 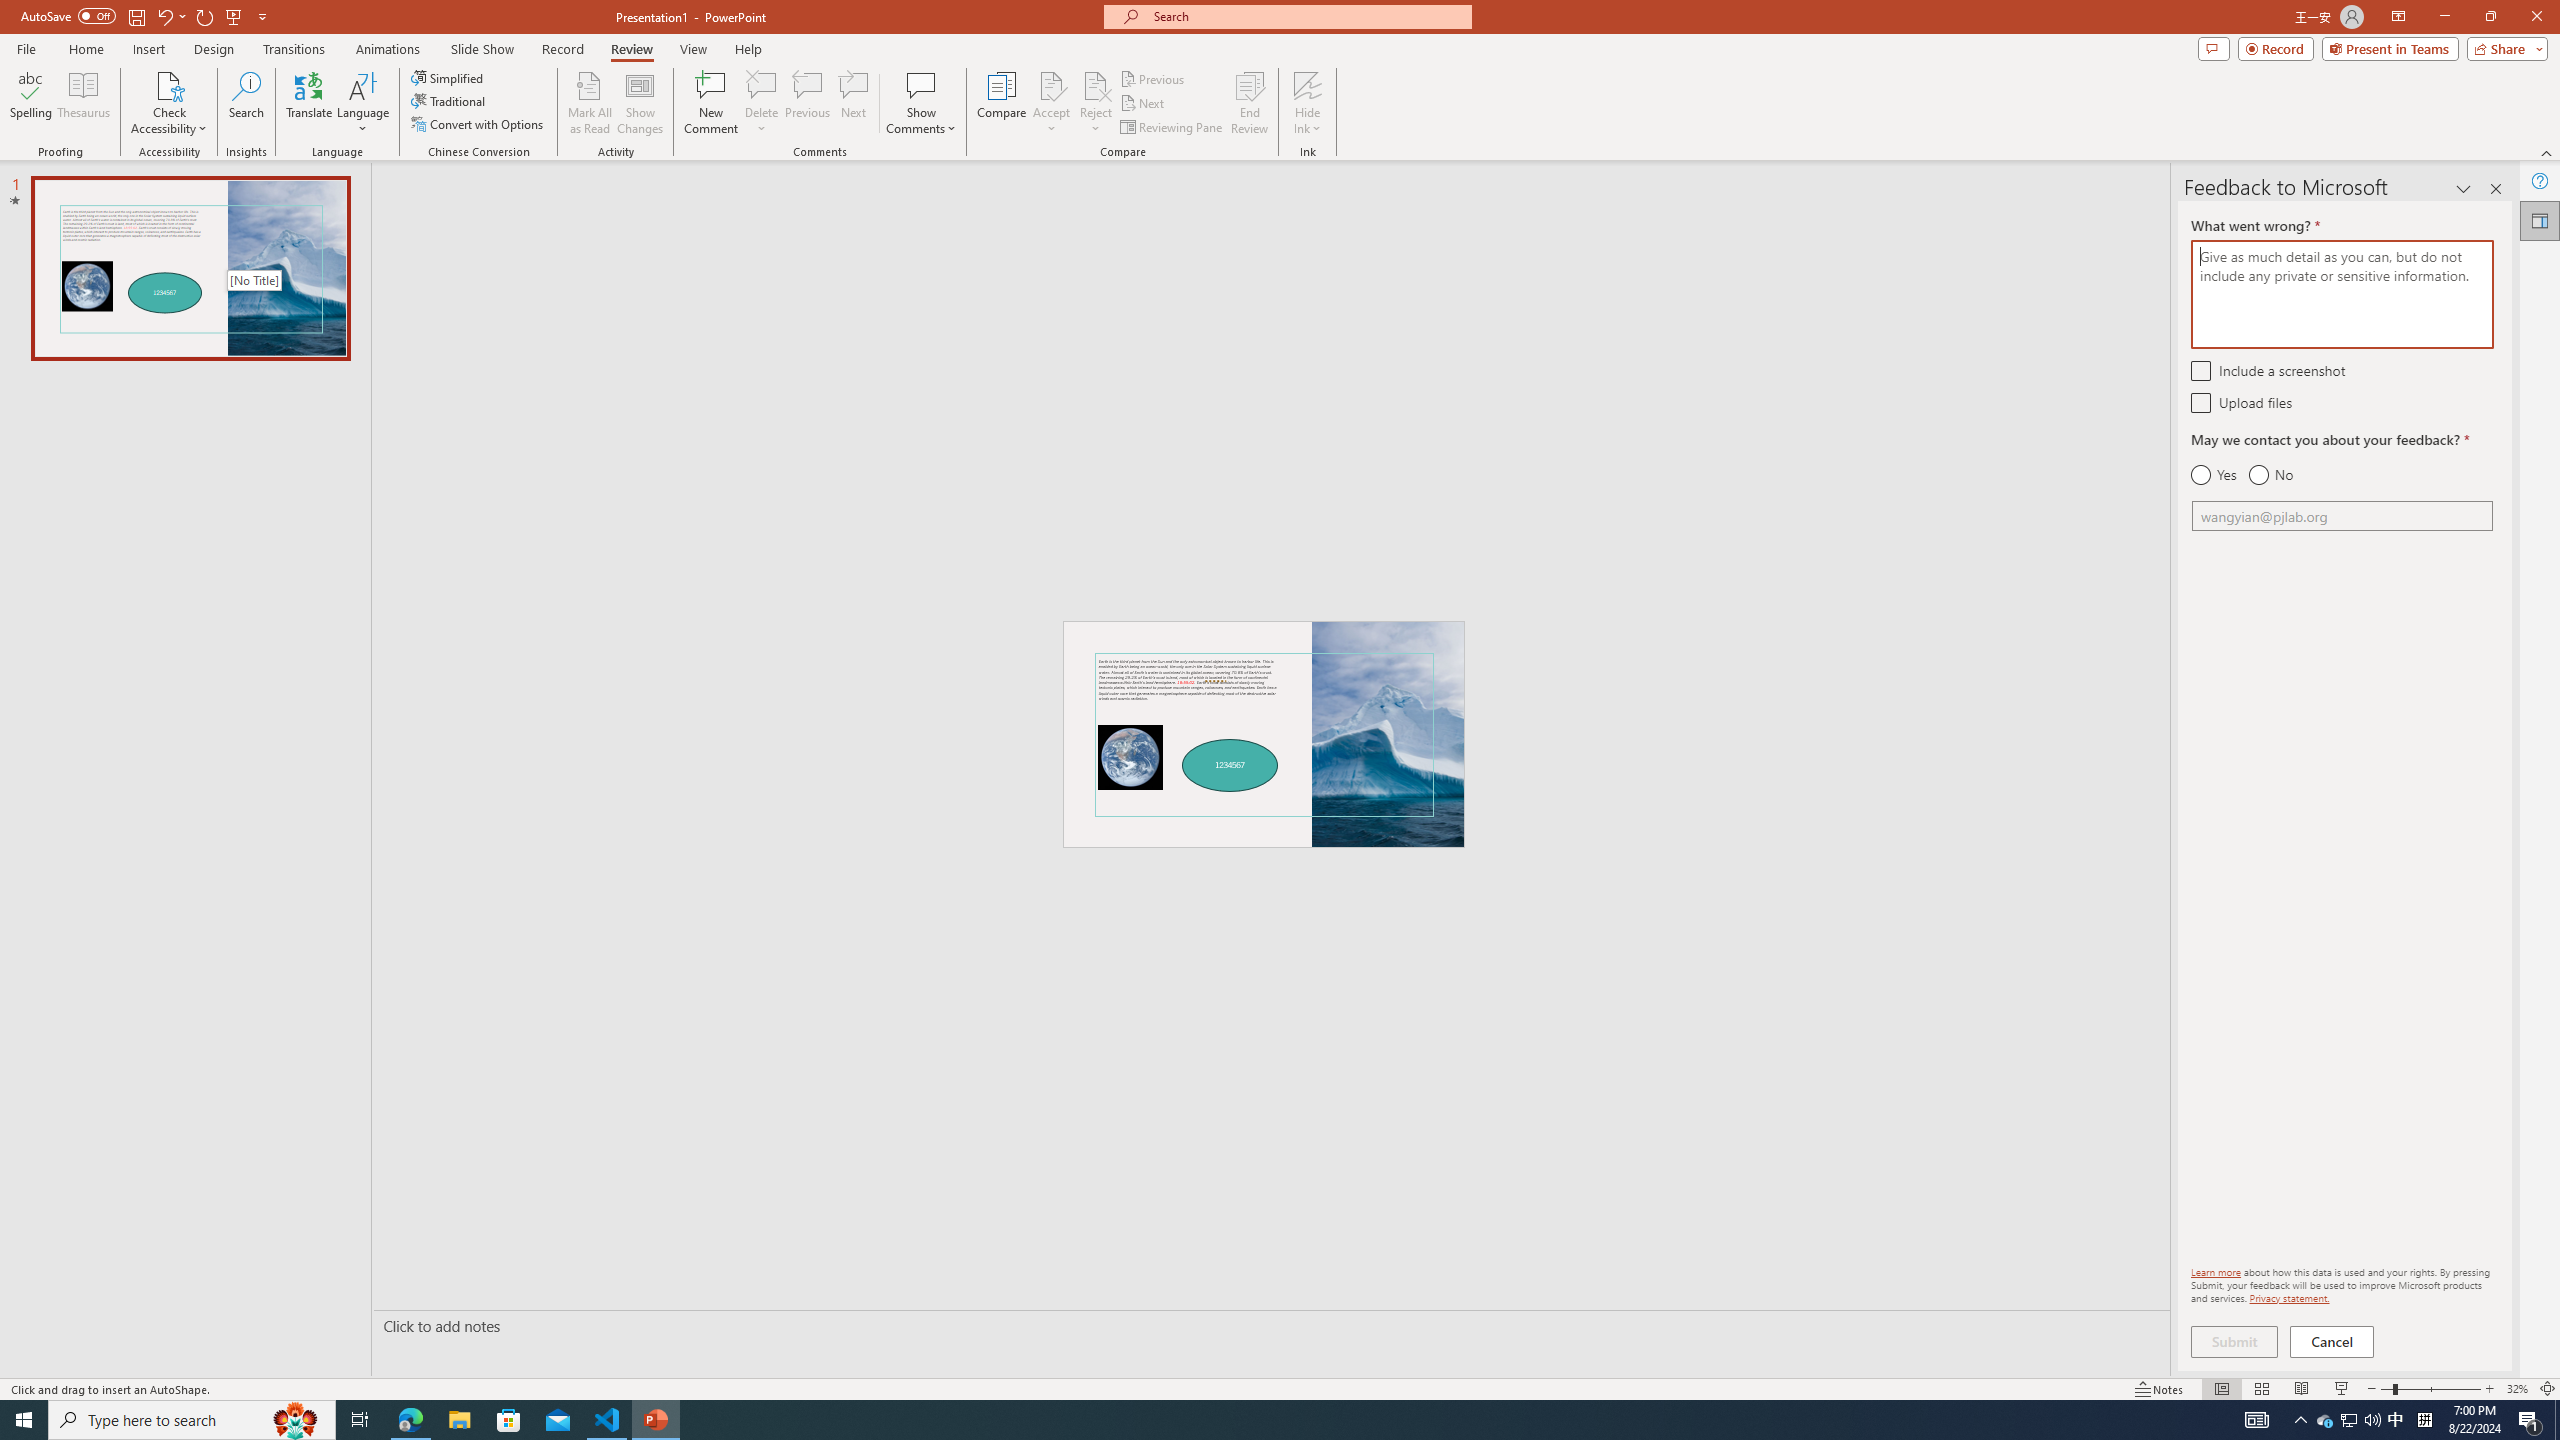 I want to click on 'Language', so click(x=362, y=103).